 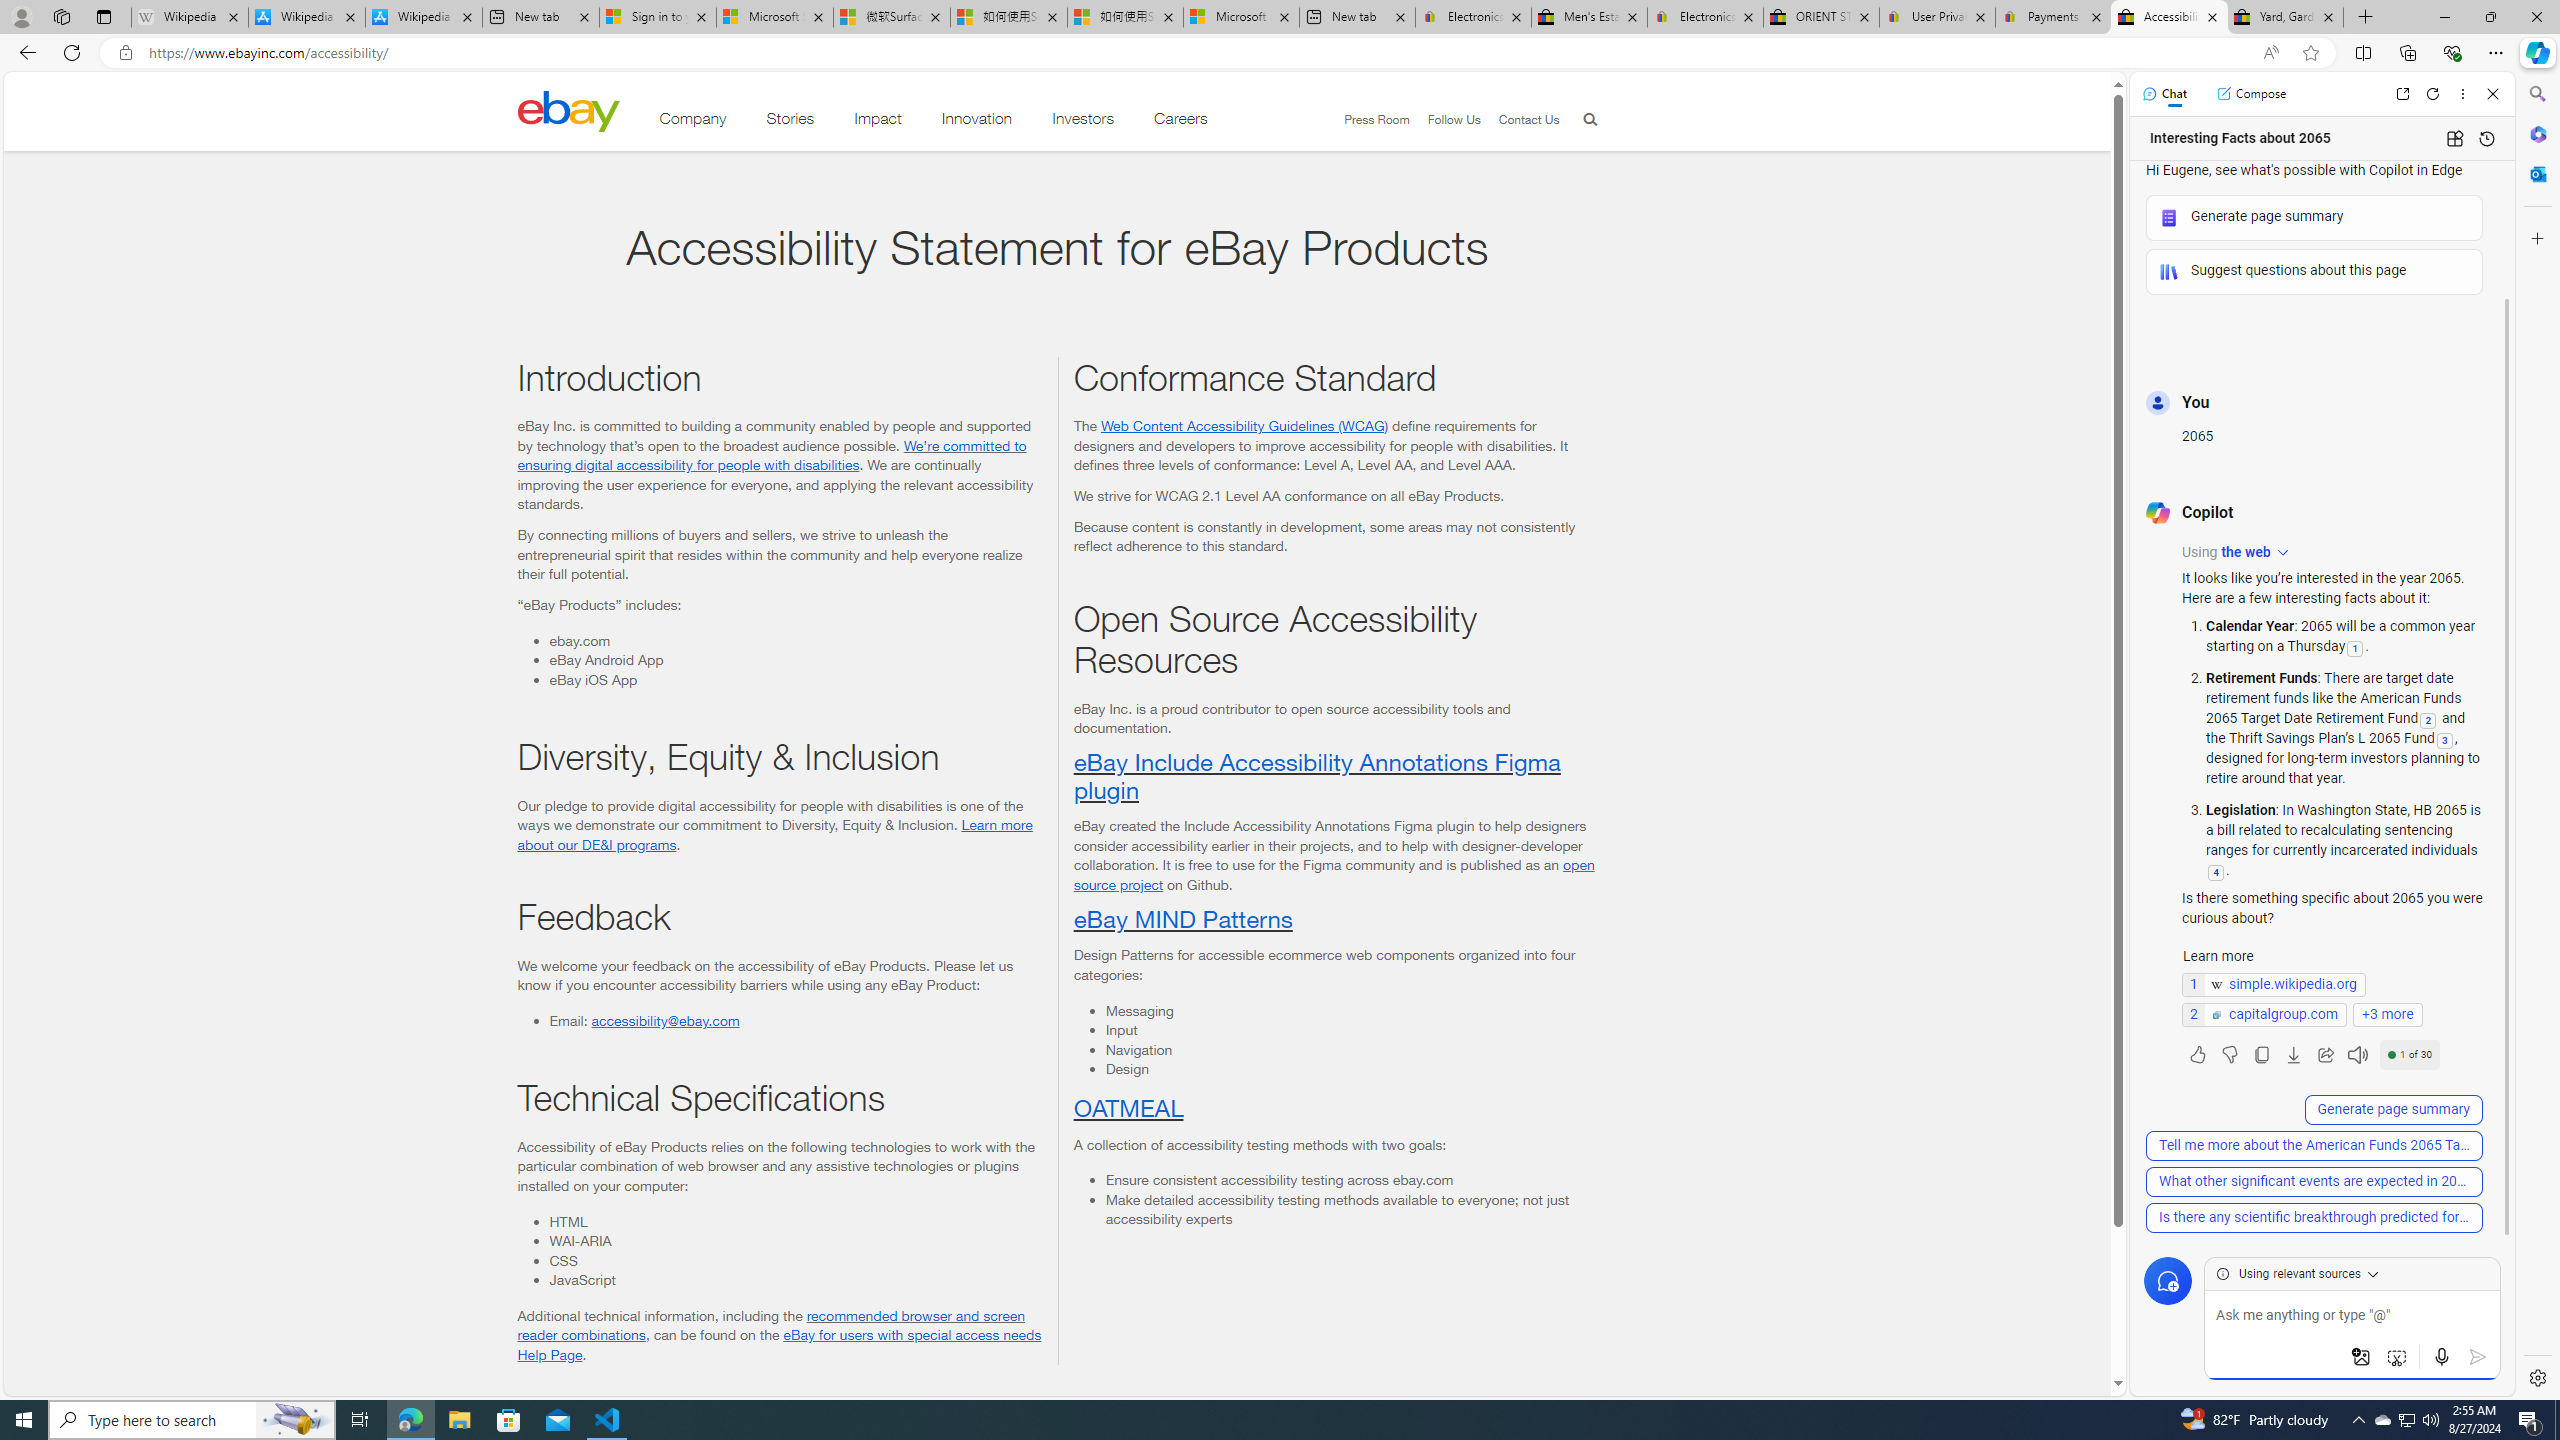 I want to click on 'Class: desktop', so click(x=567, y=111).